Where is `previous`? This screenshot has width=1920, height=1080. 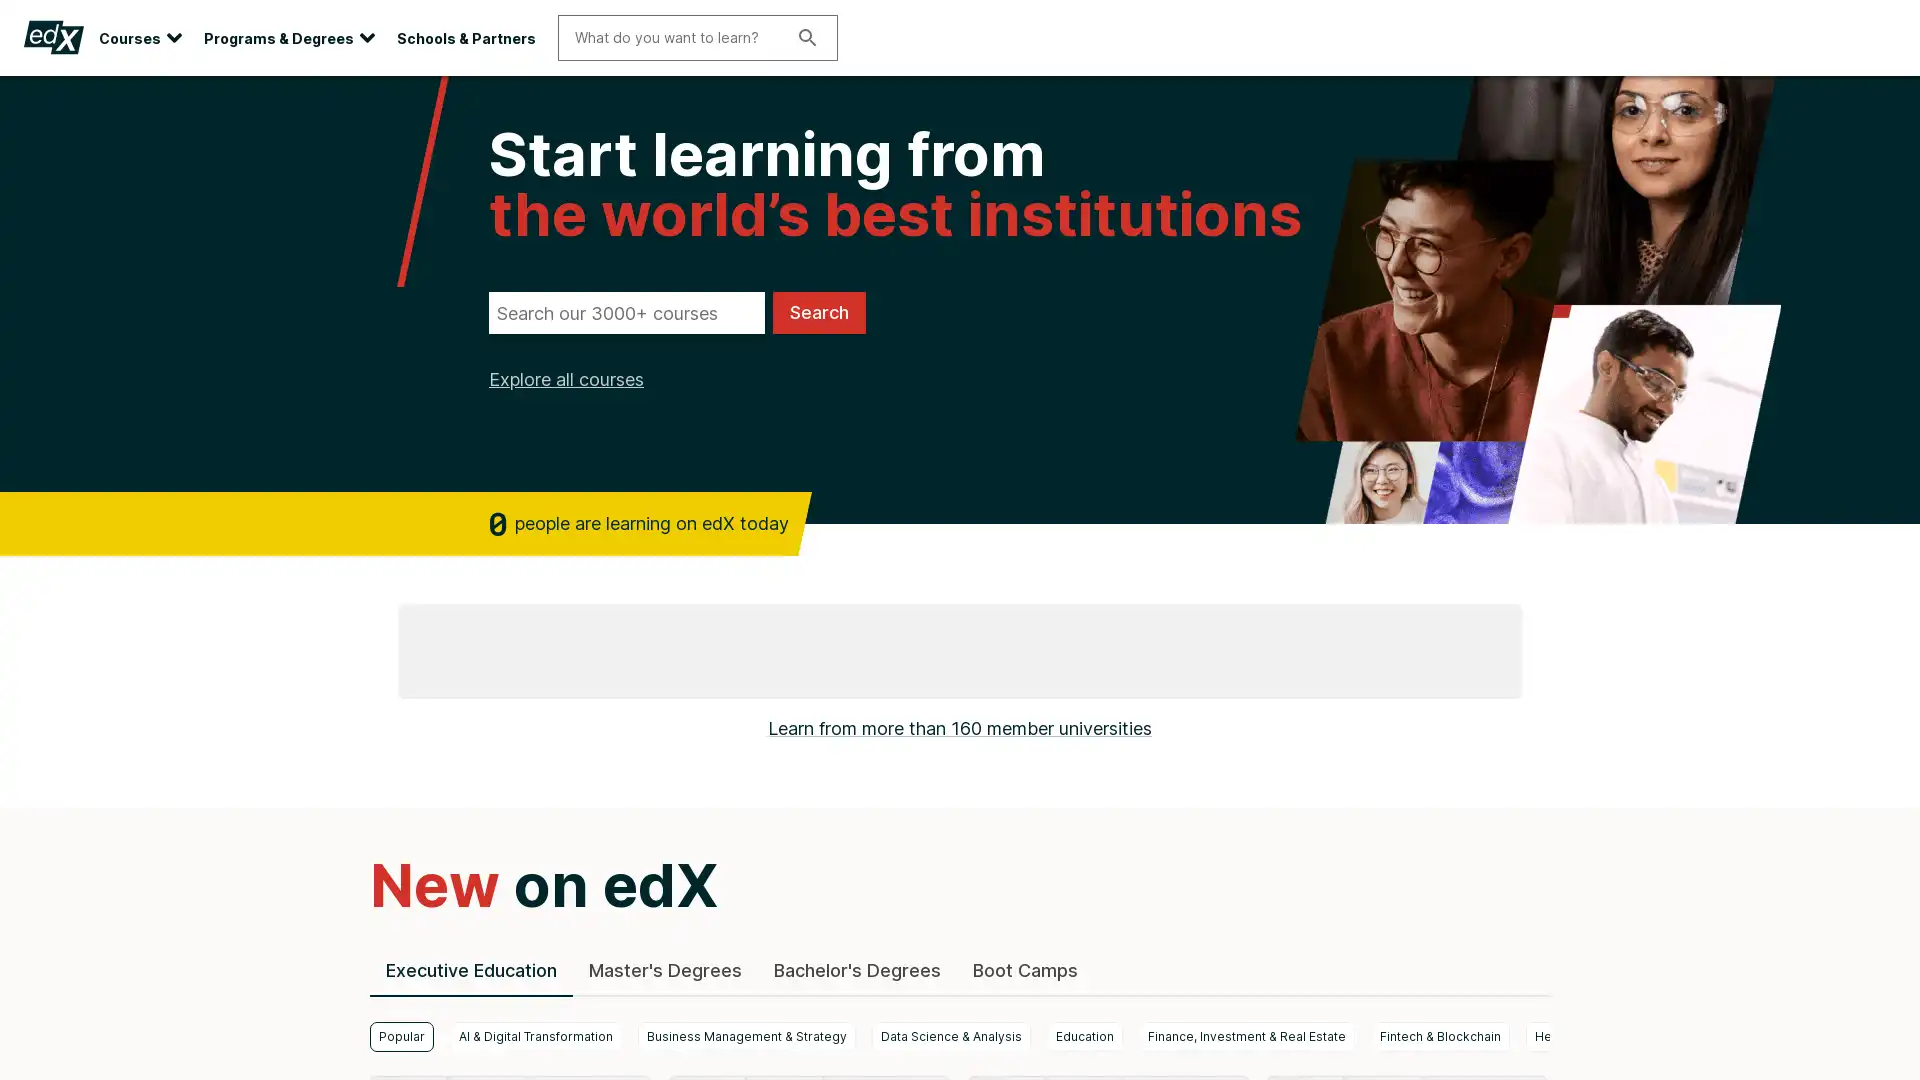
previous is located at coordinates (377, 682).